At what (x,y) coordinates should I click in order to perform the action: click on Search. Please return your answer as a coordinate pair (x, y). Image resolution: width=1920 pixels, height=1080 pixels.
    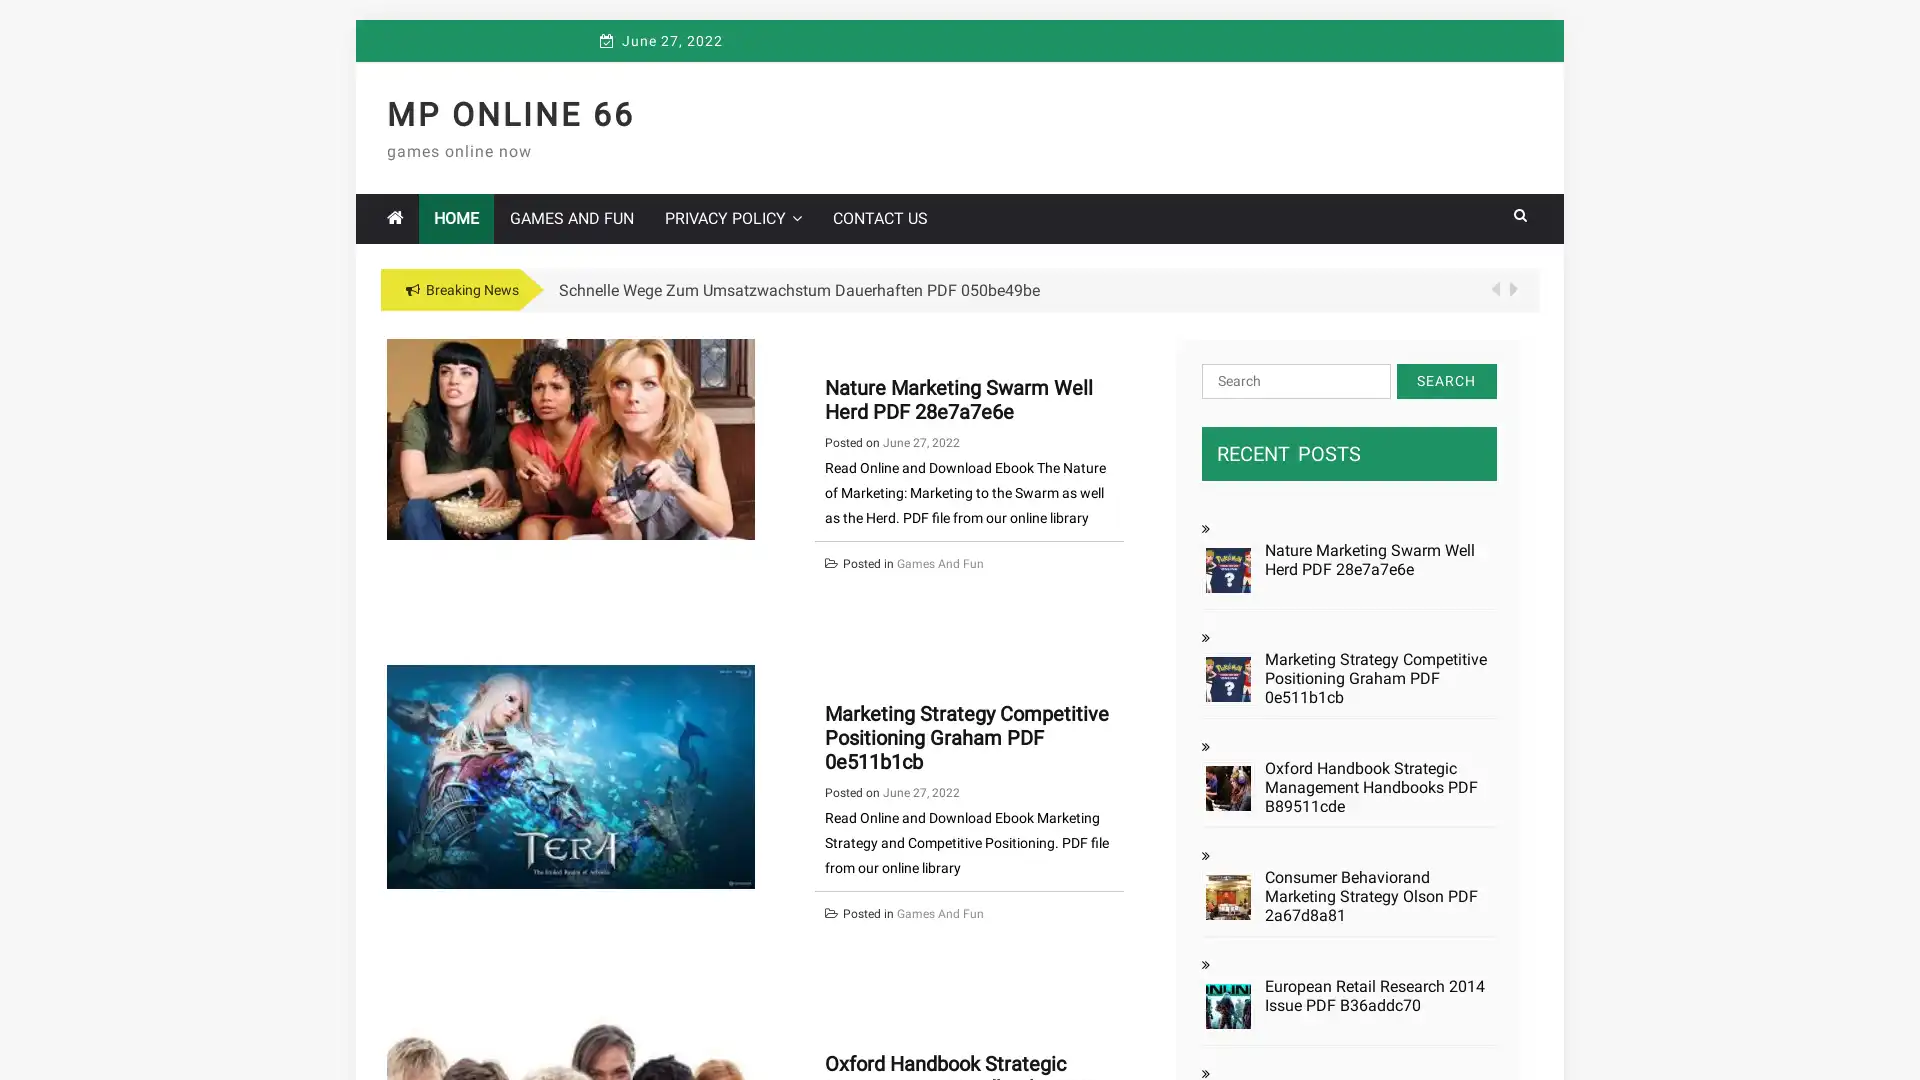
    Looking at the image, I should click on (1445, 380).